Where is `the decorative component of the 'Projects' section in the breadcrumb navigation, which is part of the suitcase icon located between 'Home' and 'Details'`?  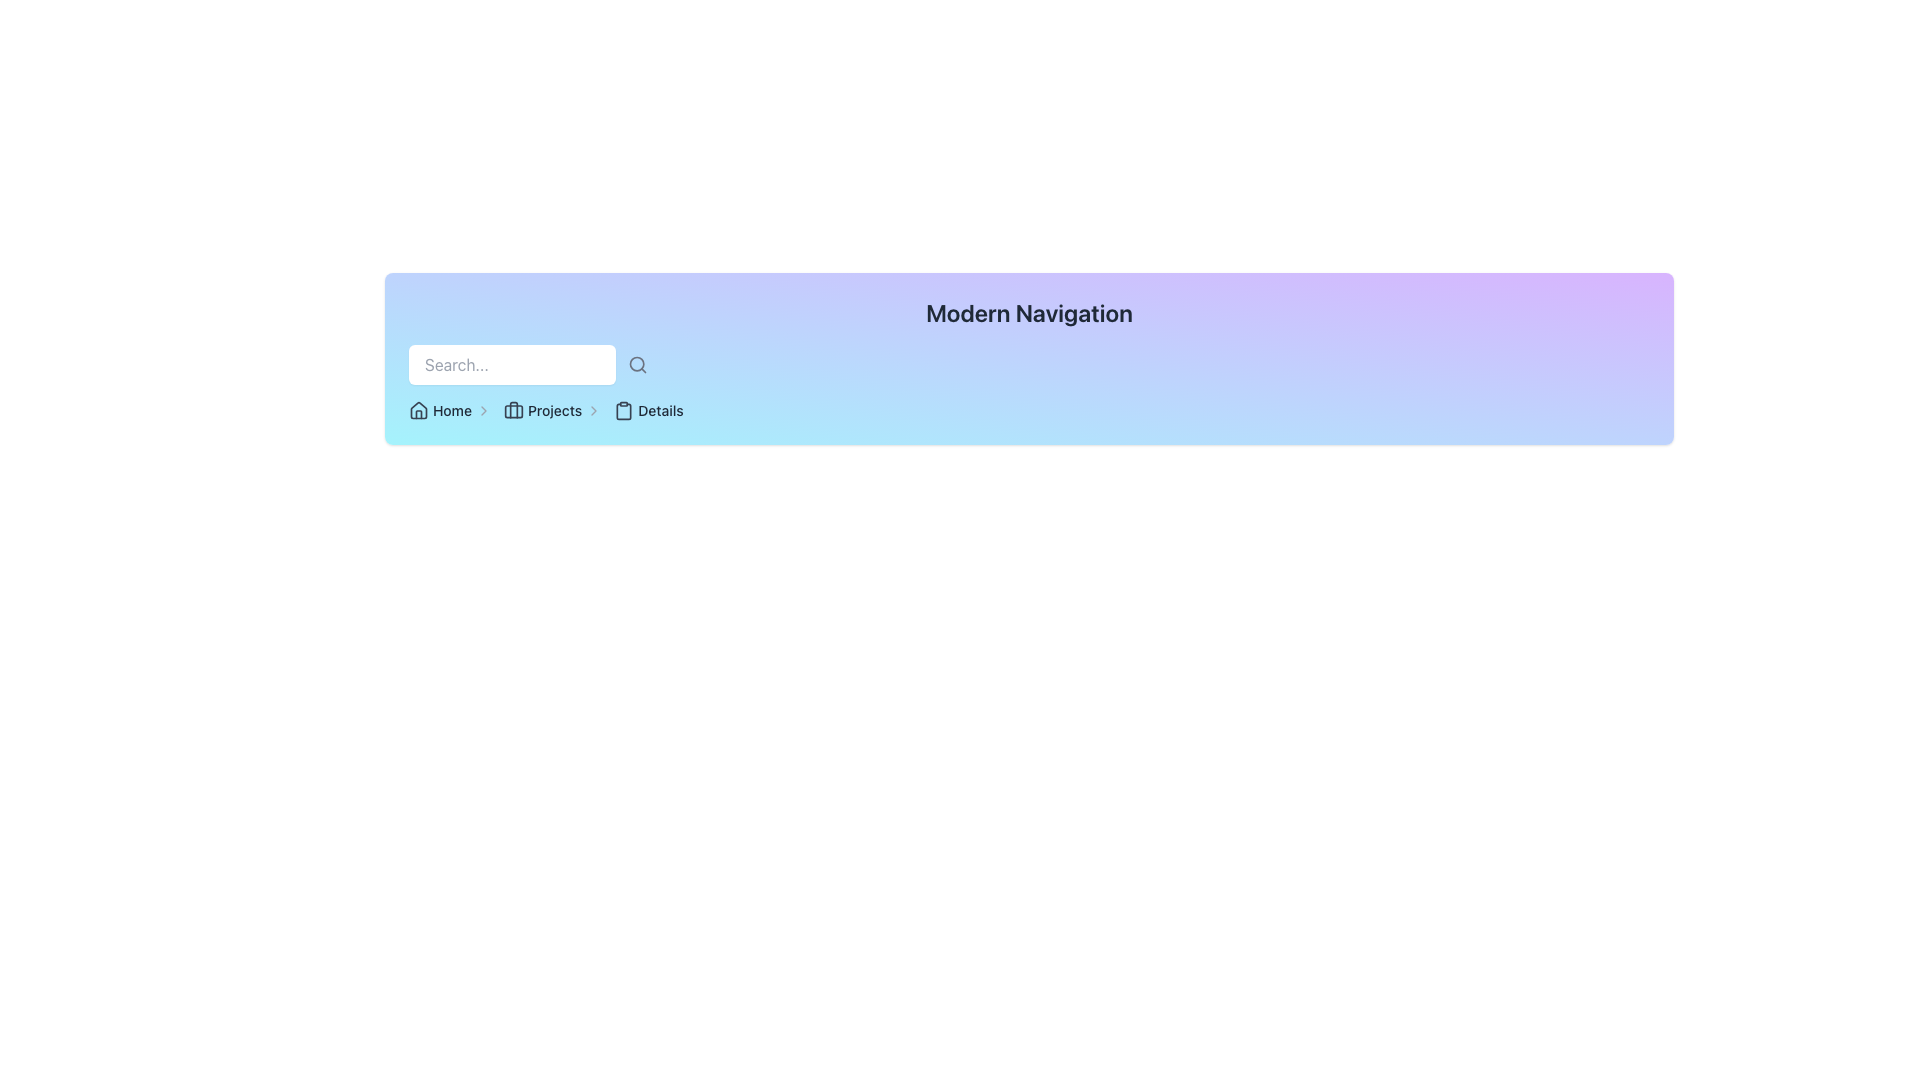
the decorative component of the 'Projects' section in the breadcrumb navigation, which is part of the suitcase icon located between 'Home' and 'Details' is located at coordinates (513, 410).